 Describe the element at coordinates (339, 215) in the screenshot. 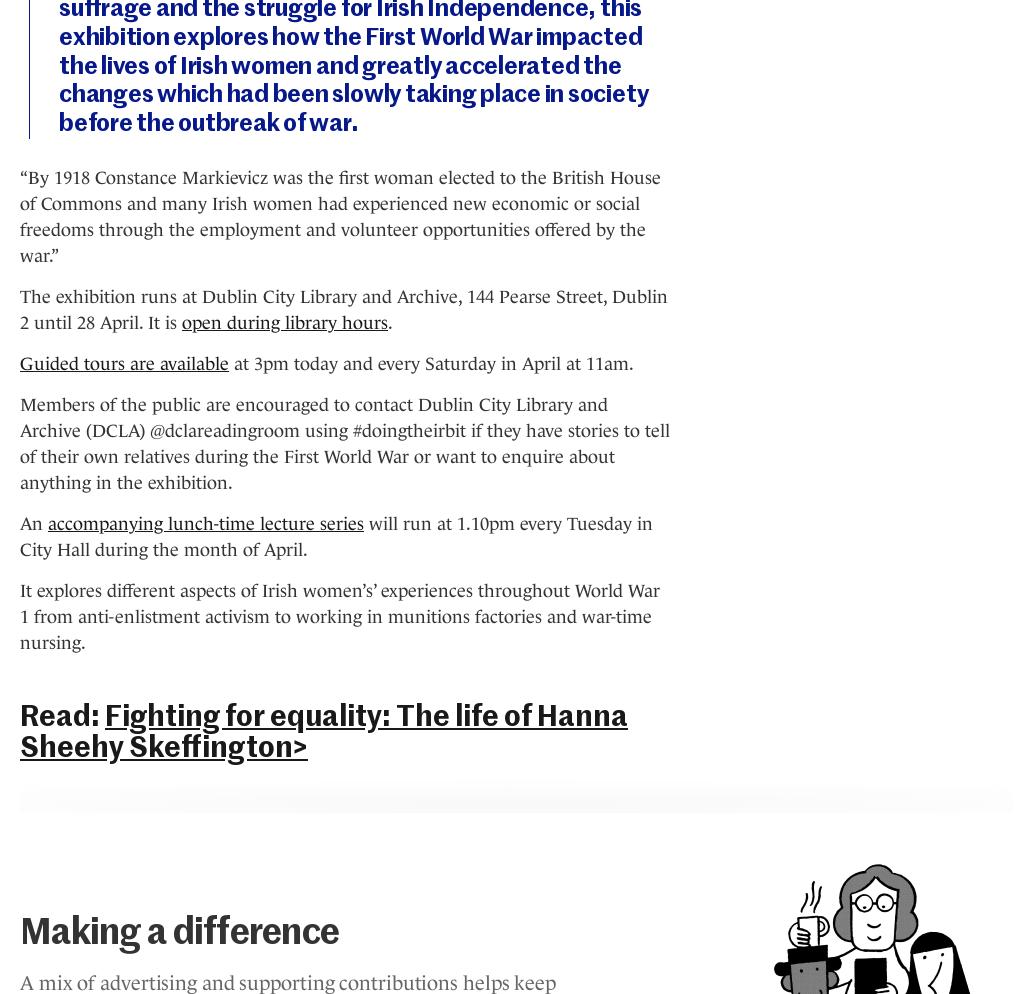

I see `'“By 1918 Constance Markievicz was the first woman elected to the British House of Commons and many Irish women had experienced new economic or social freedoms through the employment and volunteer opportunities offered by the war.”'` at that location.